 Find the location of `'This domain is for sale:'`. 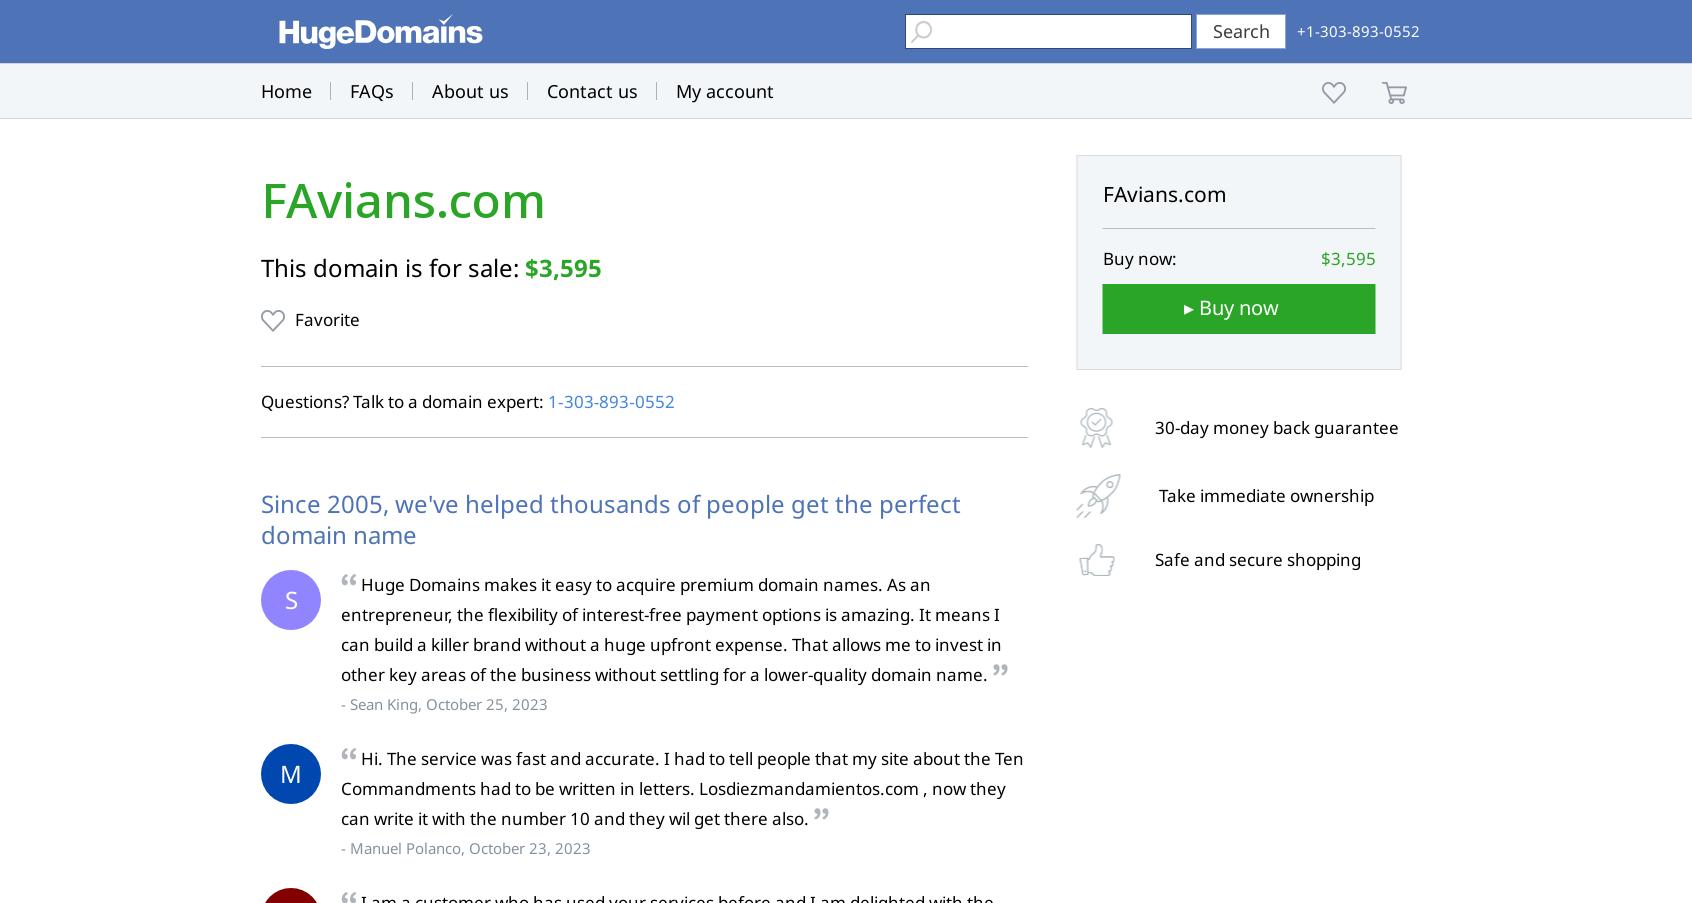

'This domain is for sale:' is located at coordinates (393, 266).